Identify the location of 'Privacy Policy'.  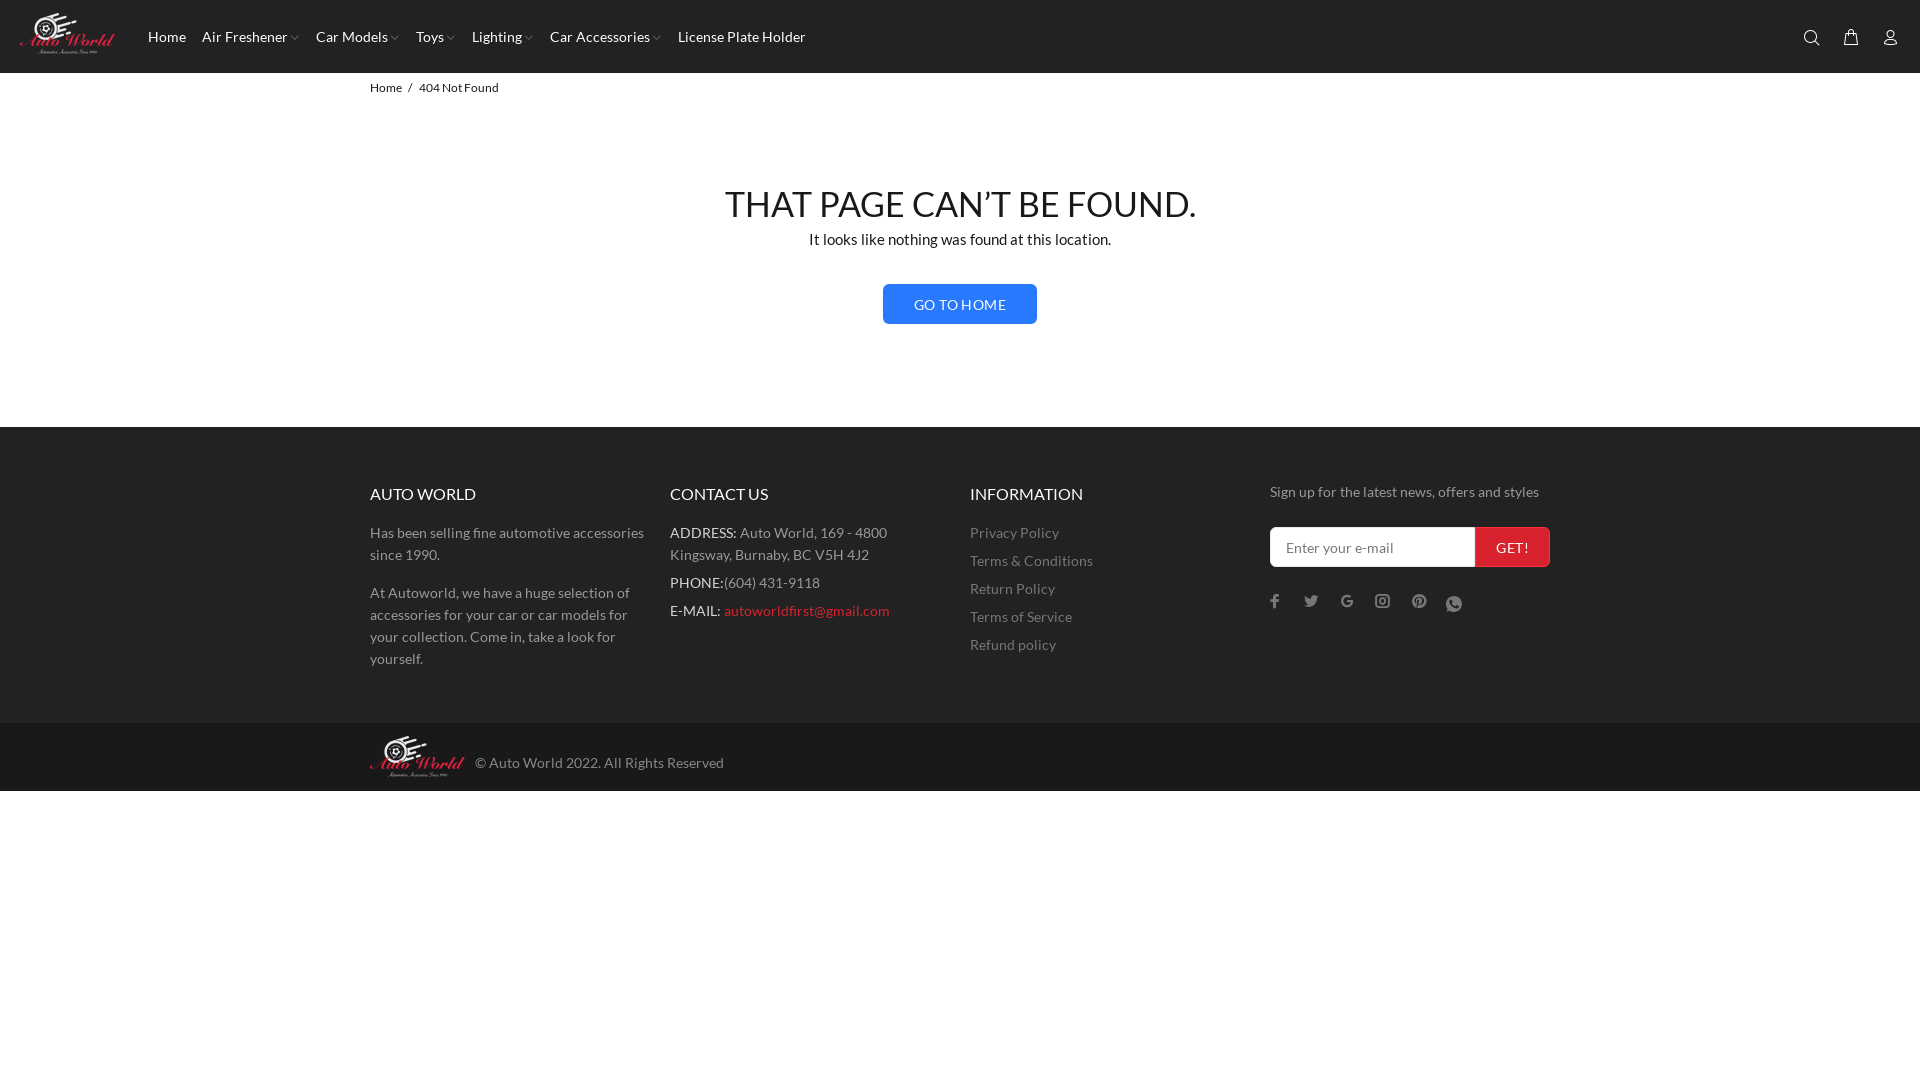
(969, 531).